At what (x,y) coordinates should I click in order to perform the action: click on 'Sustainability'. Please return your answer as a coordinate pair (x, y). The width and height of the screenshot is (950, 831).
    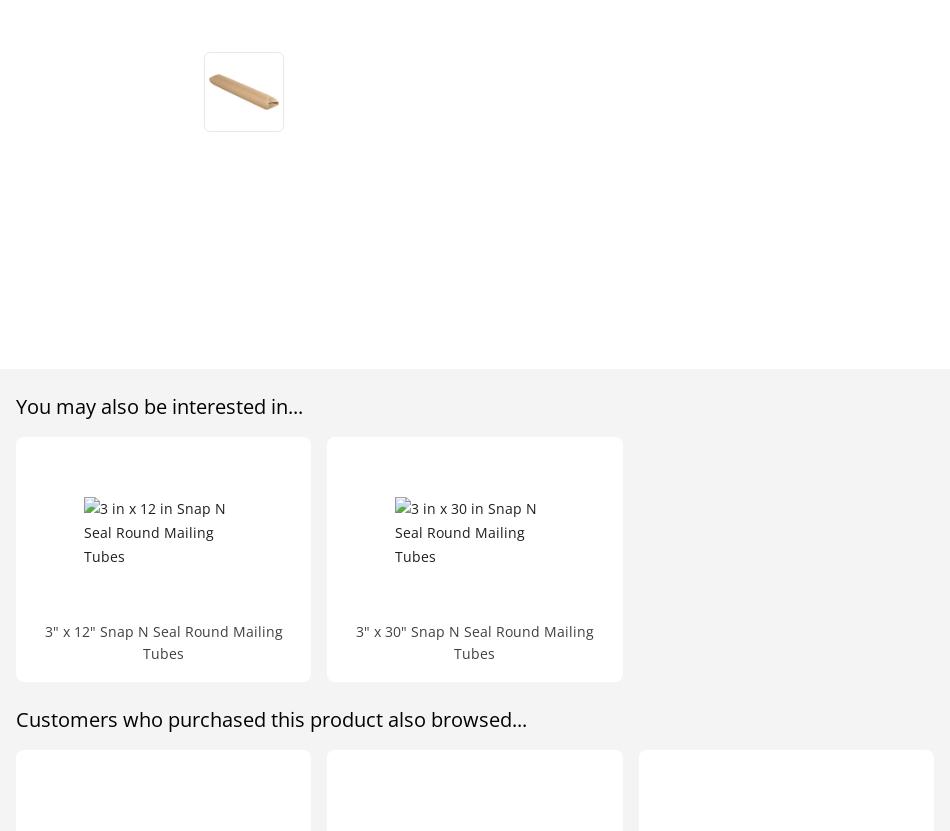
    Looking at the image, I should click on (768, 134).